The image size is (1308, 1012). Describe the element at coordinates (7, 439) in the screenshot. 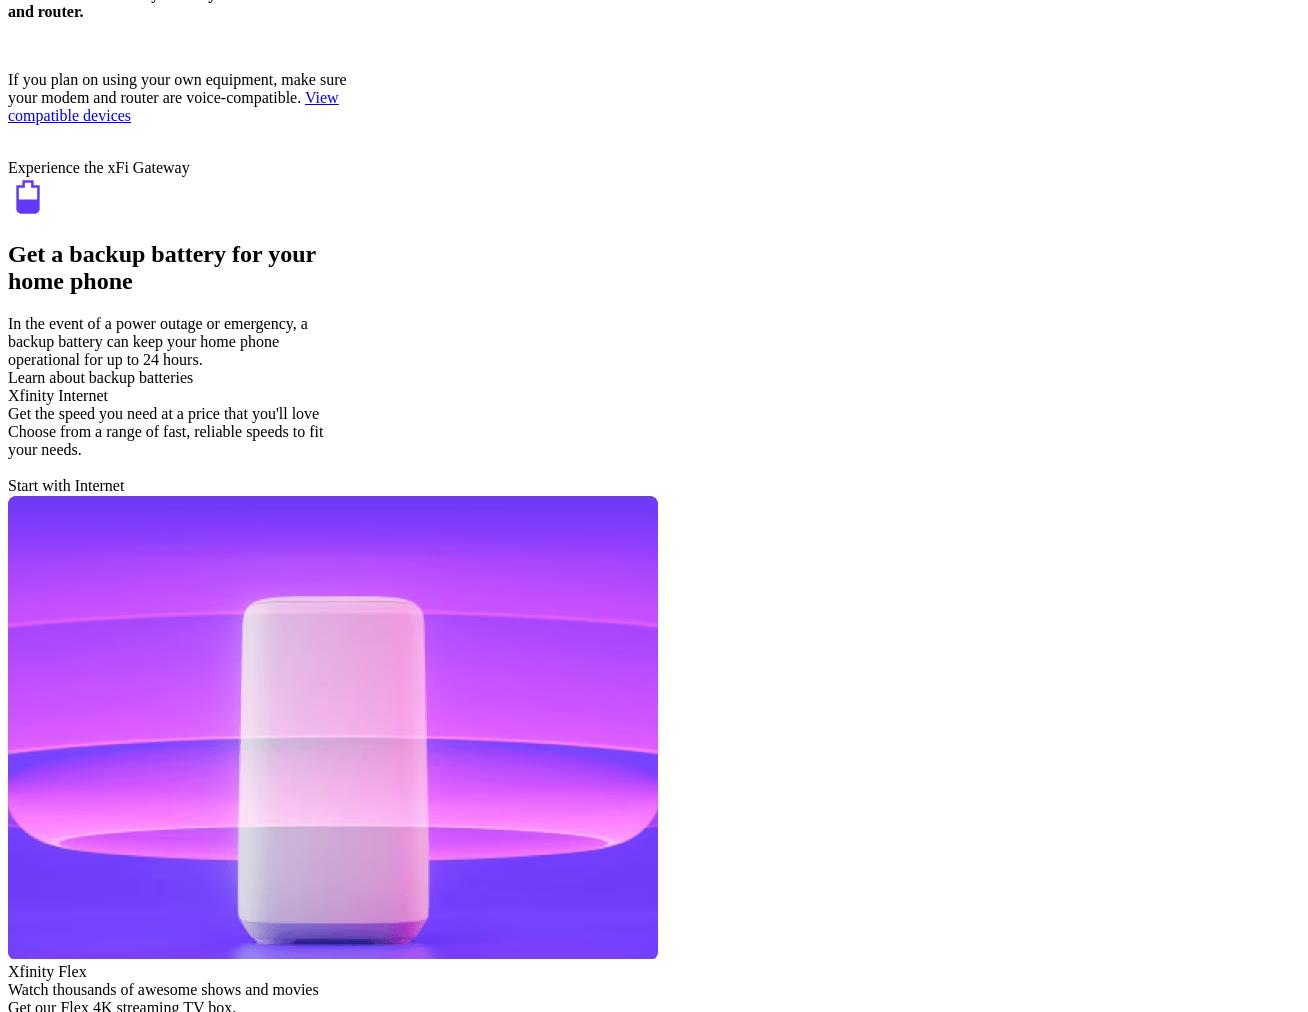

I see `'Choose from a range of fast, reliable speeds to fit your needs.'` at that location.